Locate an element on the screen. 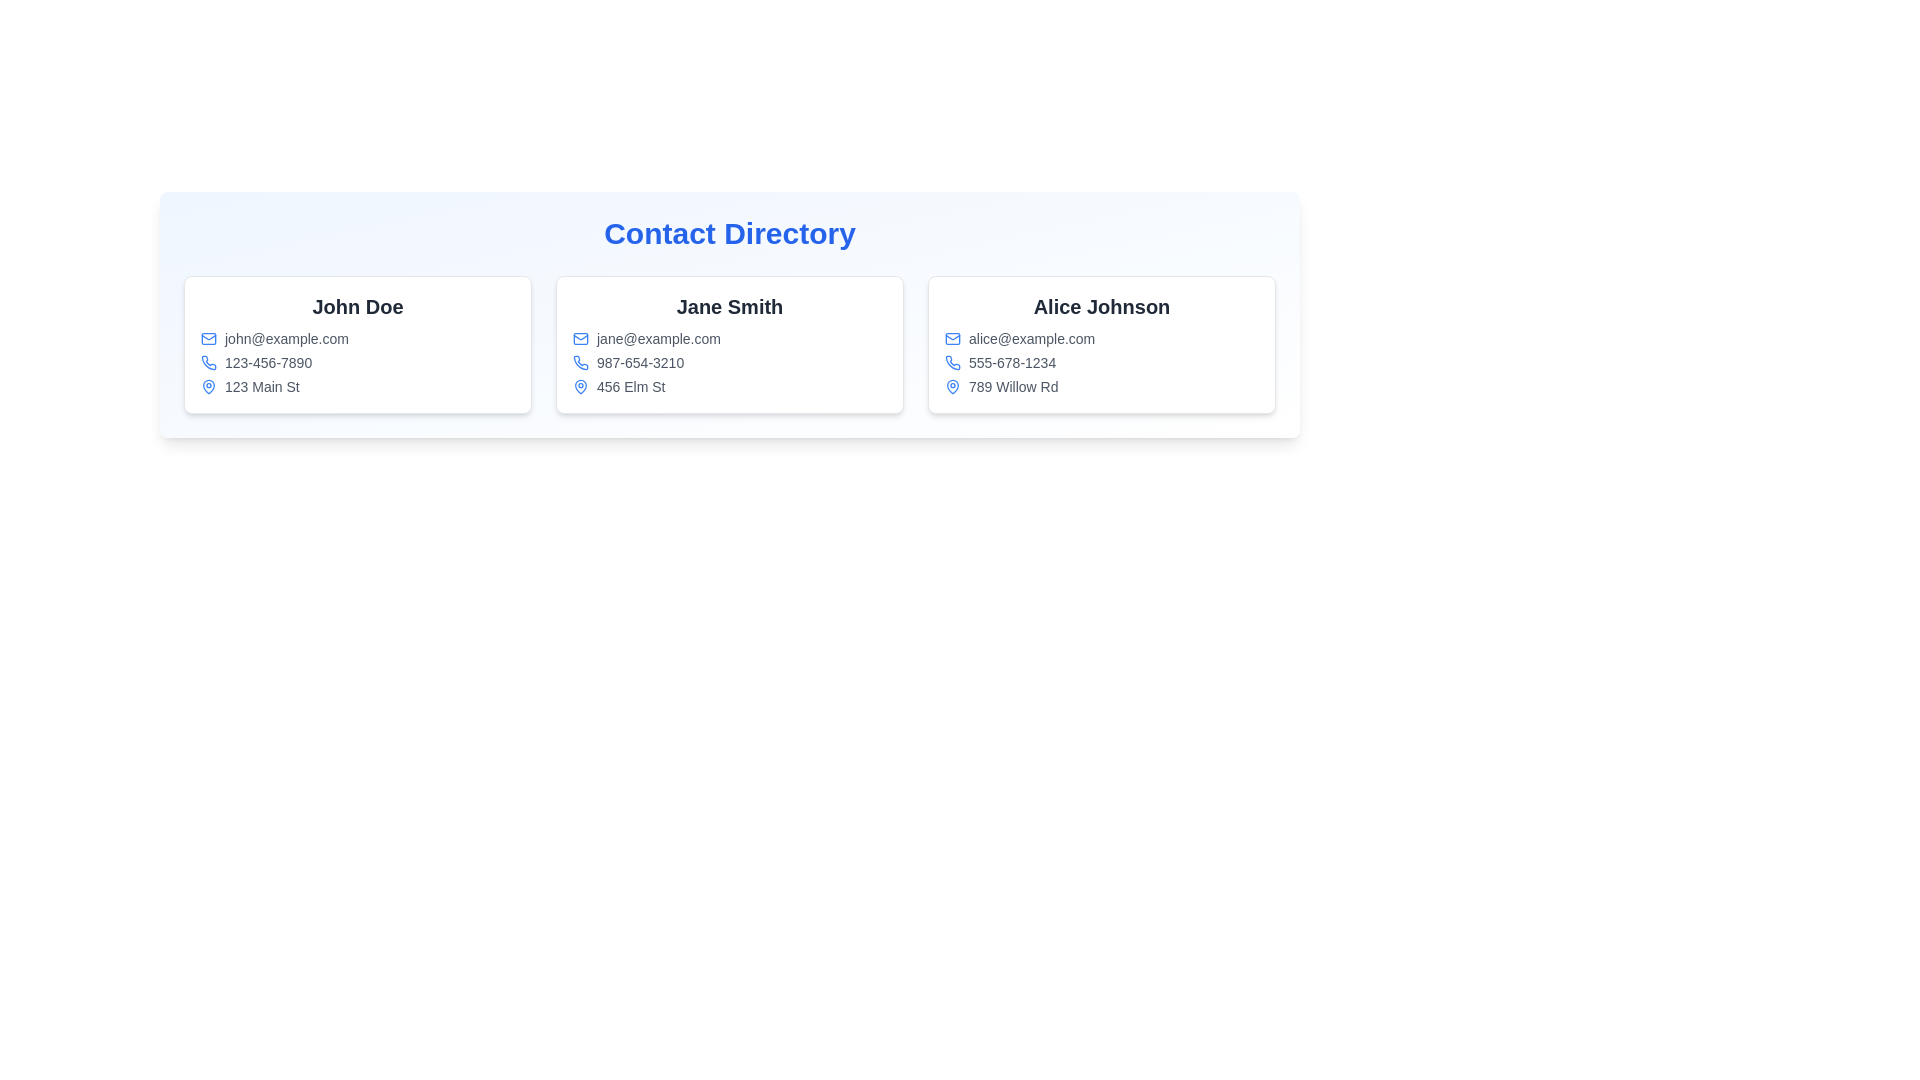  the heading displaying 'Alice Johnson' is located at coordinates (1101, 307).